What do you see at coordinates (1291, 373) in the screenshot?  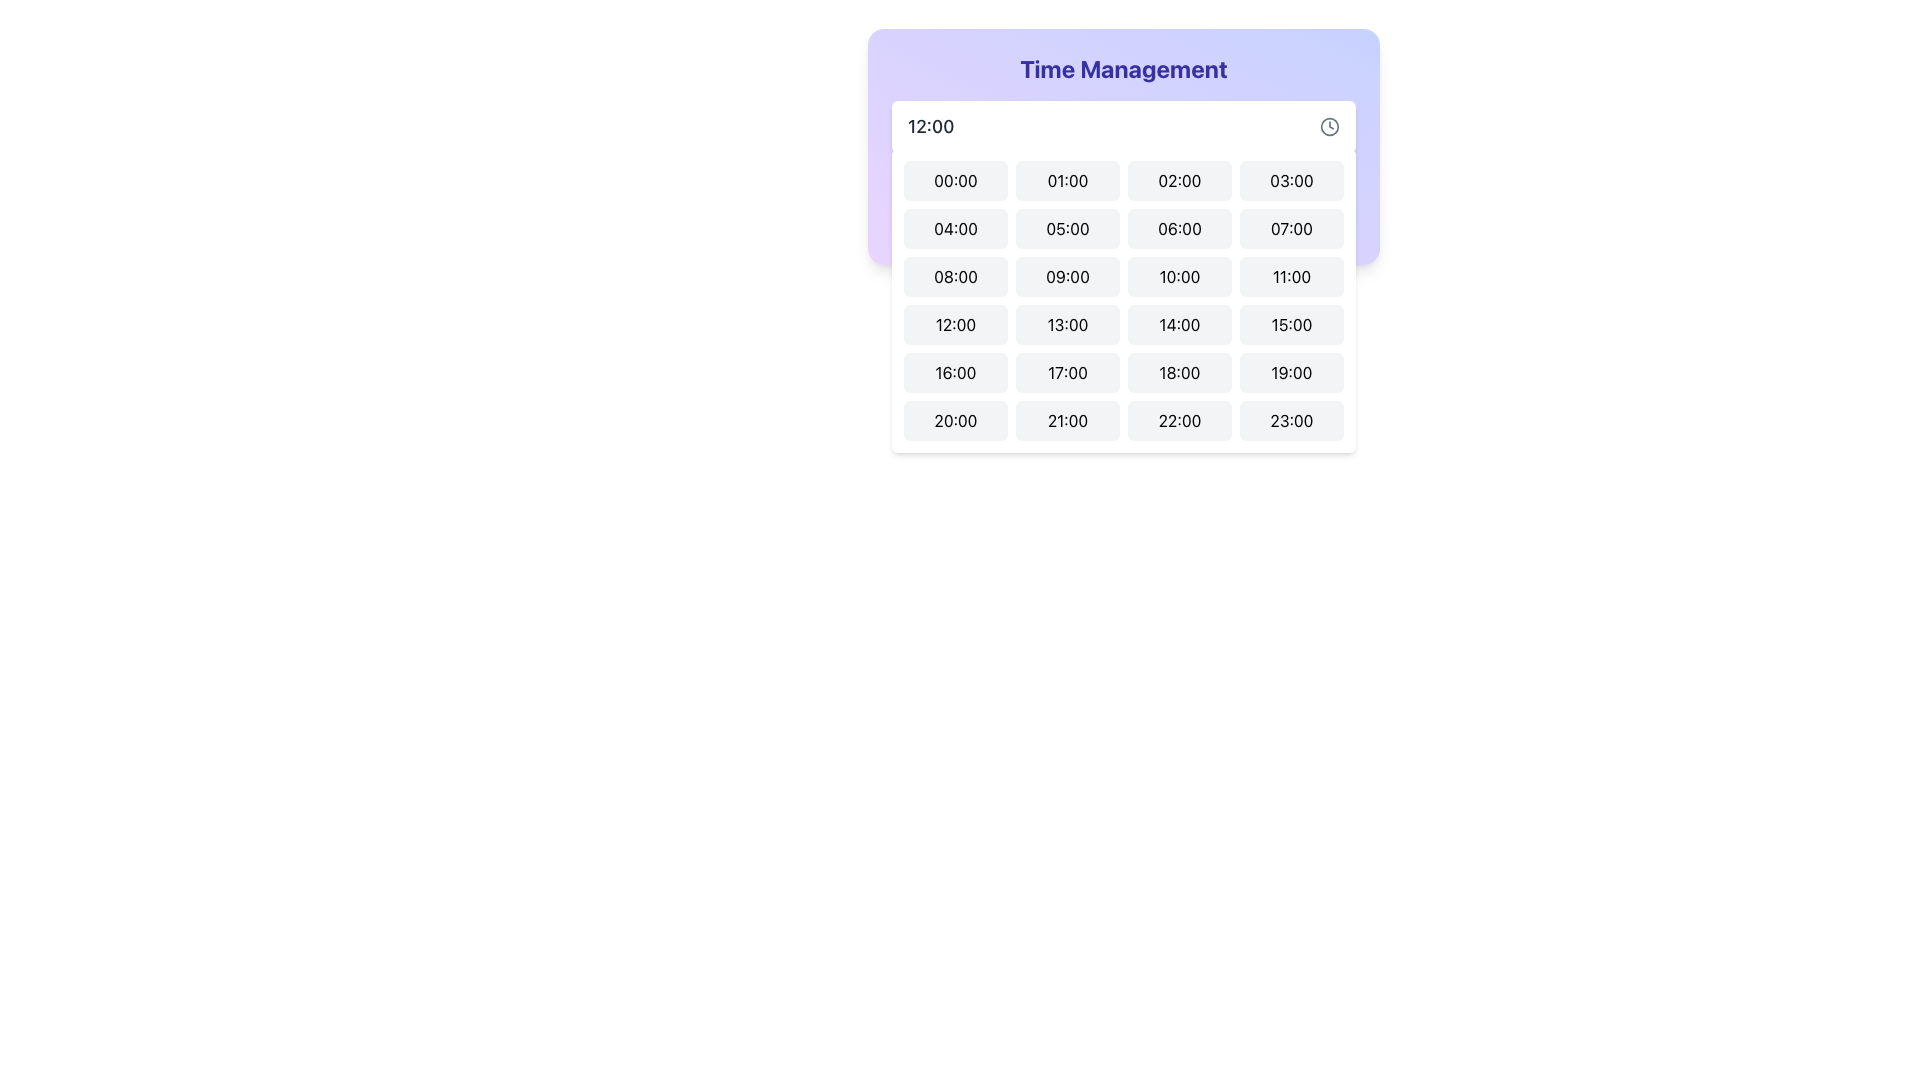 I see `the button labeled '19:00' which is the seventh button in the last row of a 4-column grid layout` at bounding box center [1291, 373].